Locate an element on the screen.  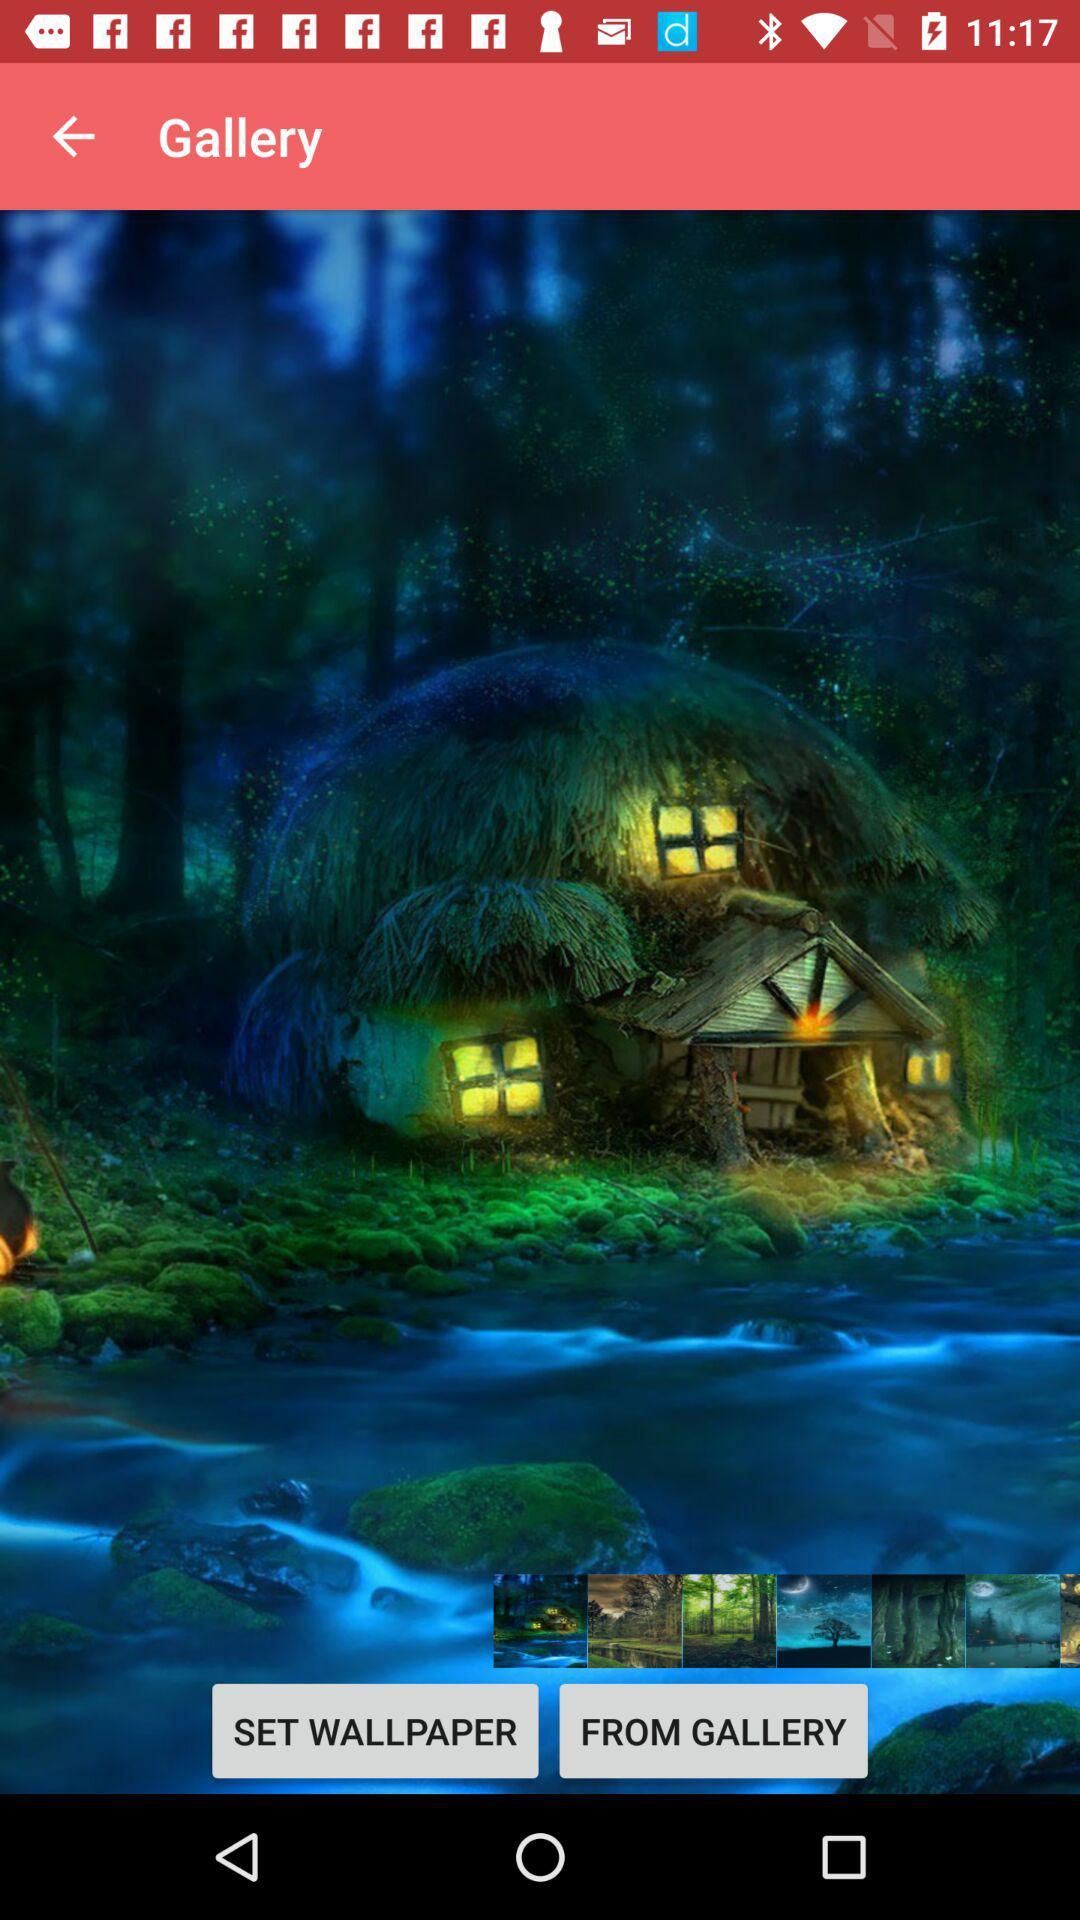
set wallpaper item is located at coordinates (375, 1730).